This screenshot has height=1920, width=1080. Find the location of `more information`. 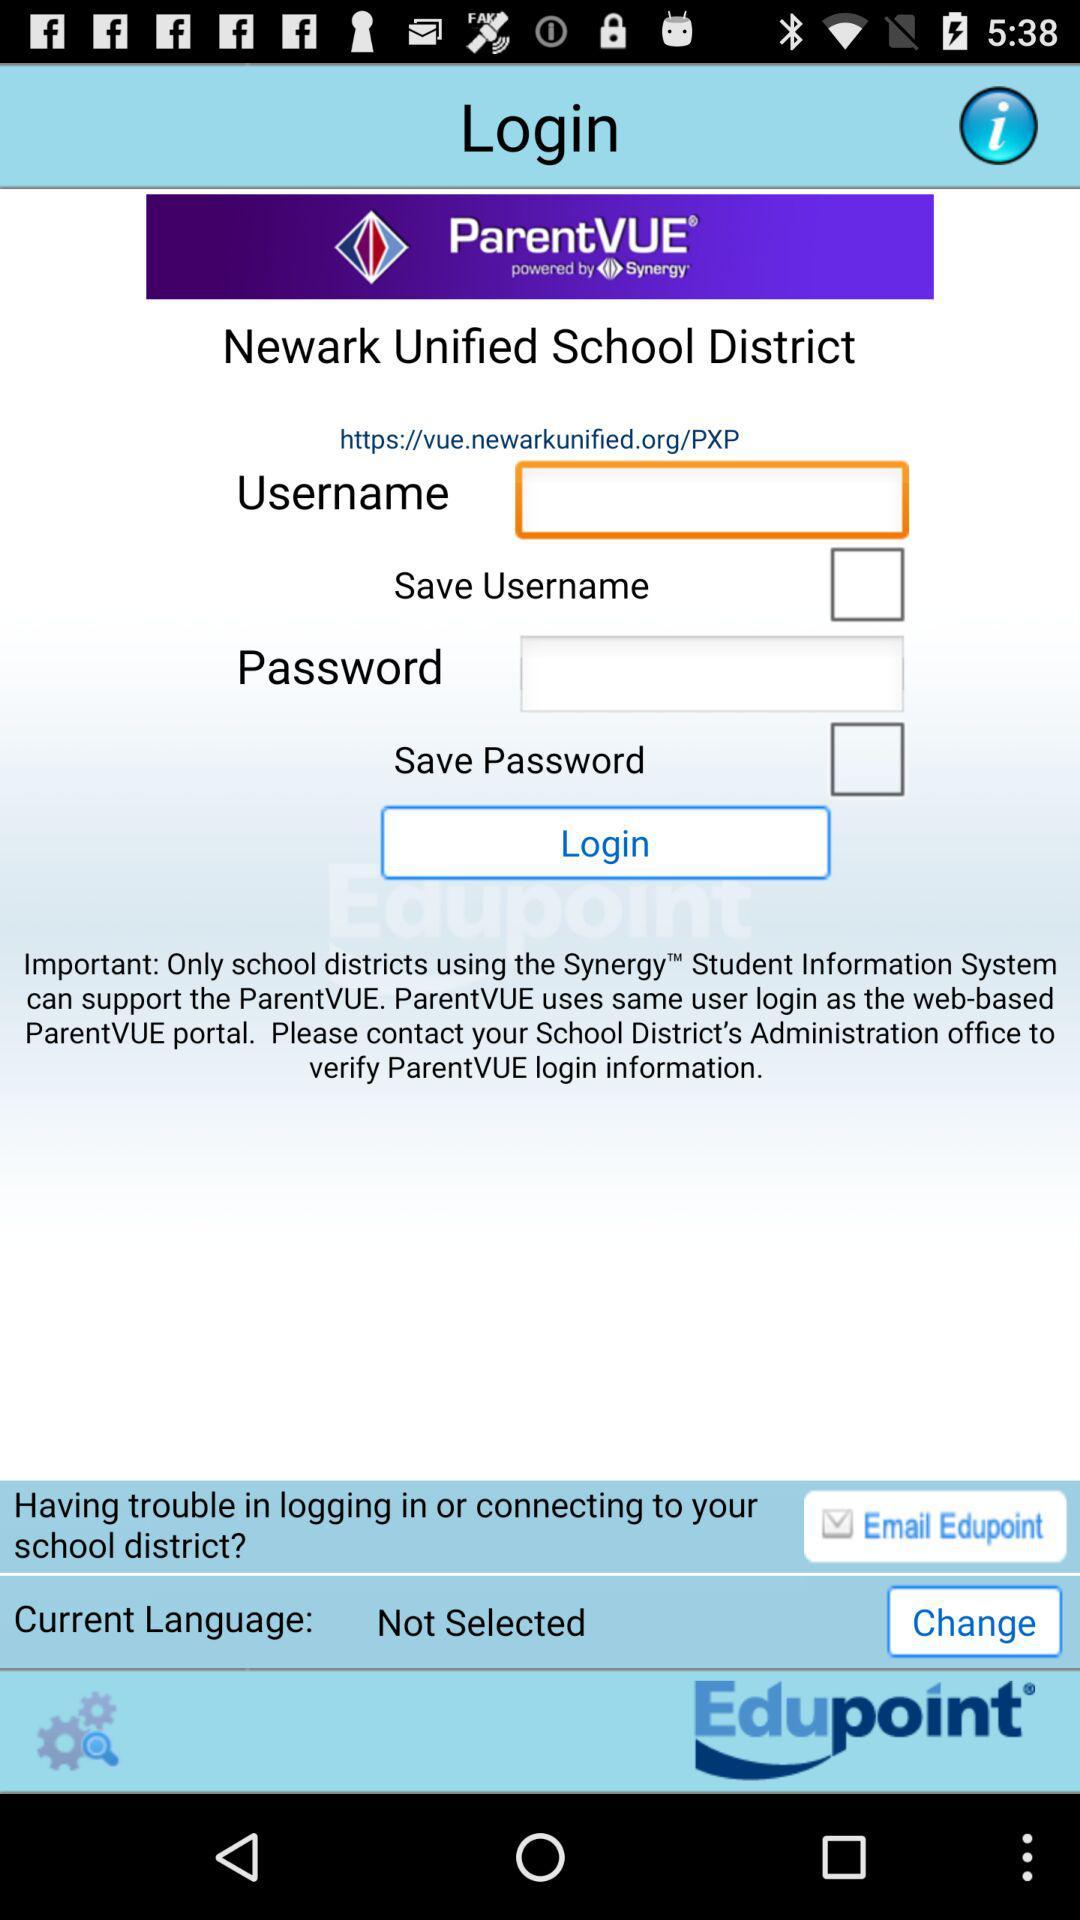

more information is located at coordinates (998, 124).